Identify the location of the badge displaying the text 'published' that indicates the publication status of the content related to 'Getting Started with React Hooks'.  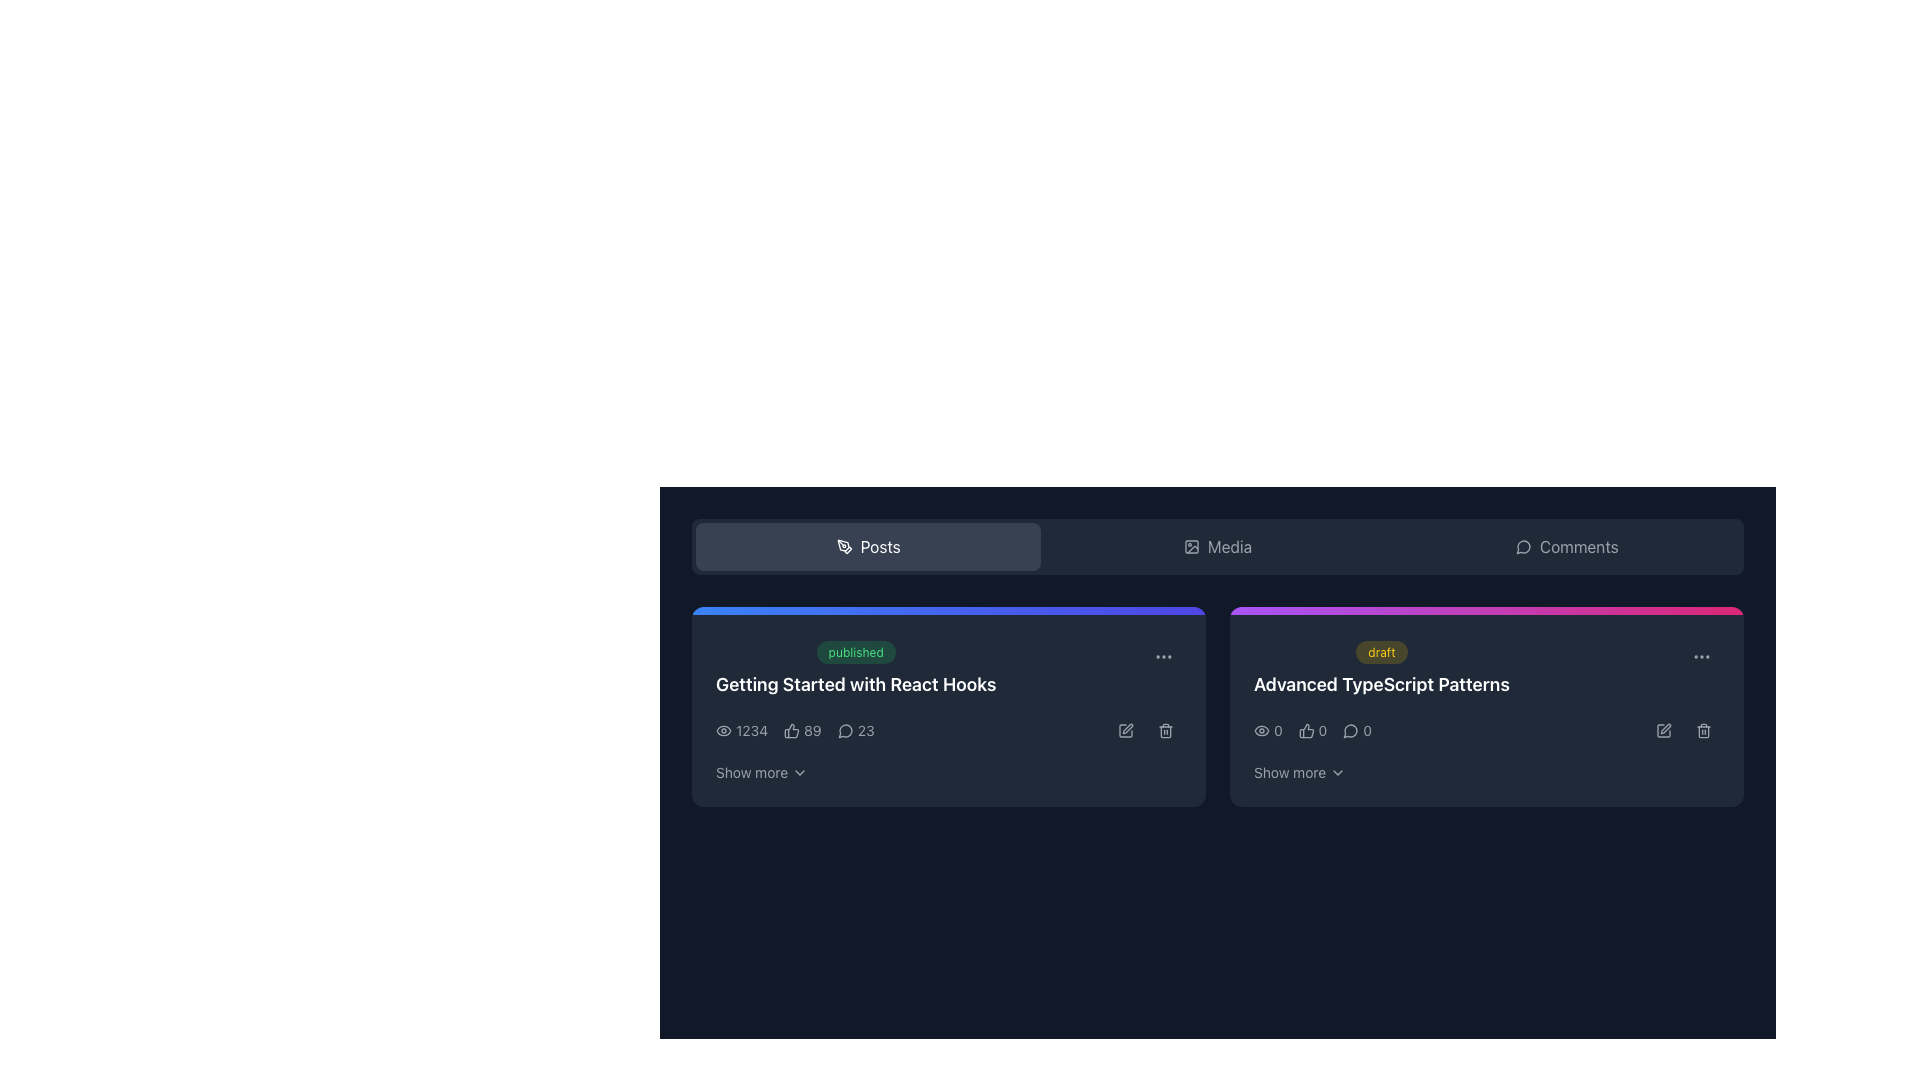
(856, 652).